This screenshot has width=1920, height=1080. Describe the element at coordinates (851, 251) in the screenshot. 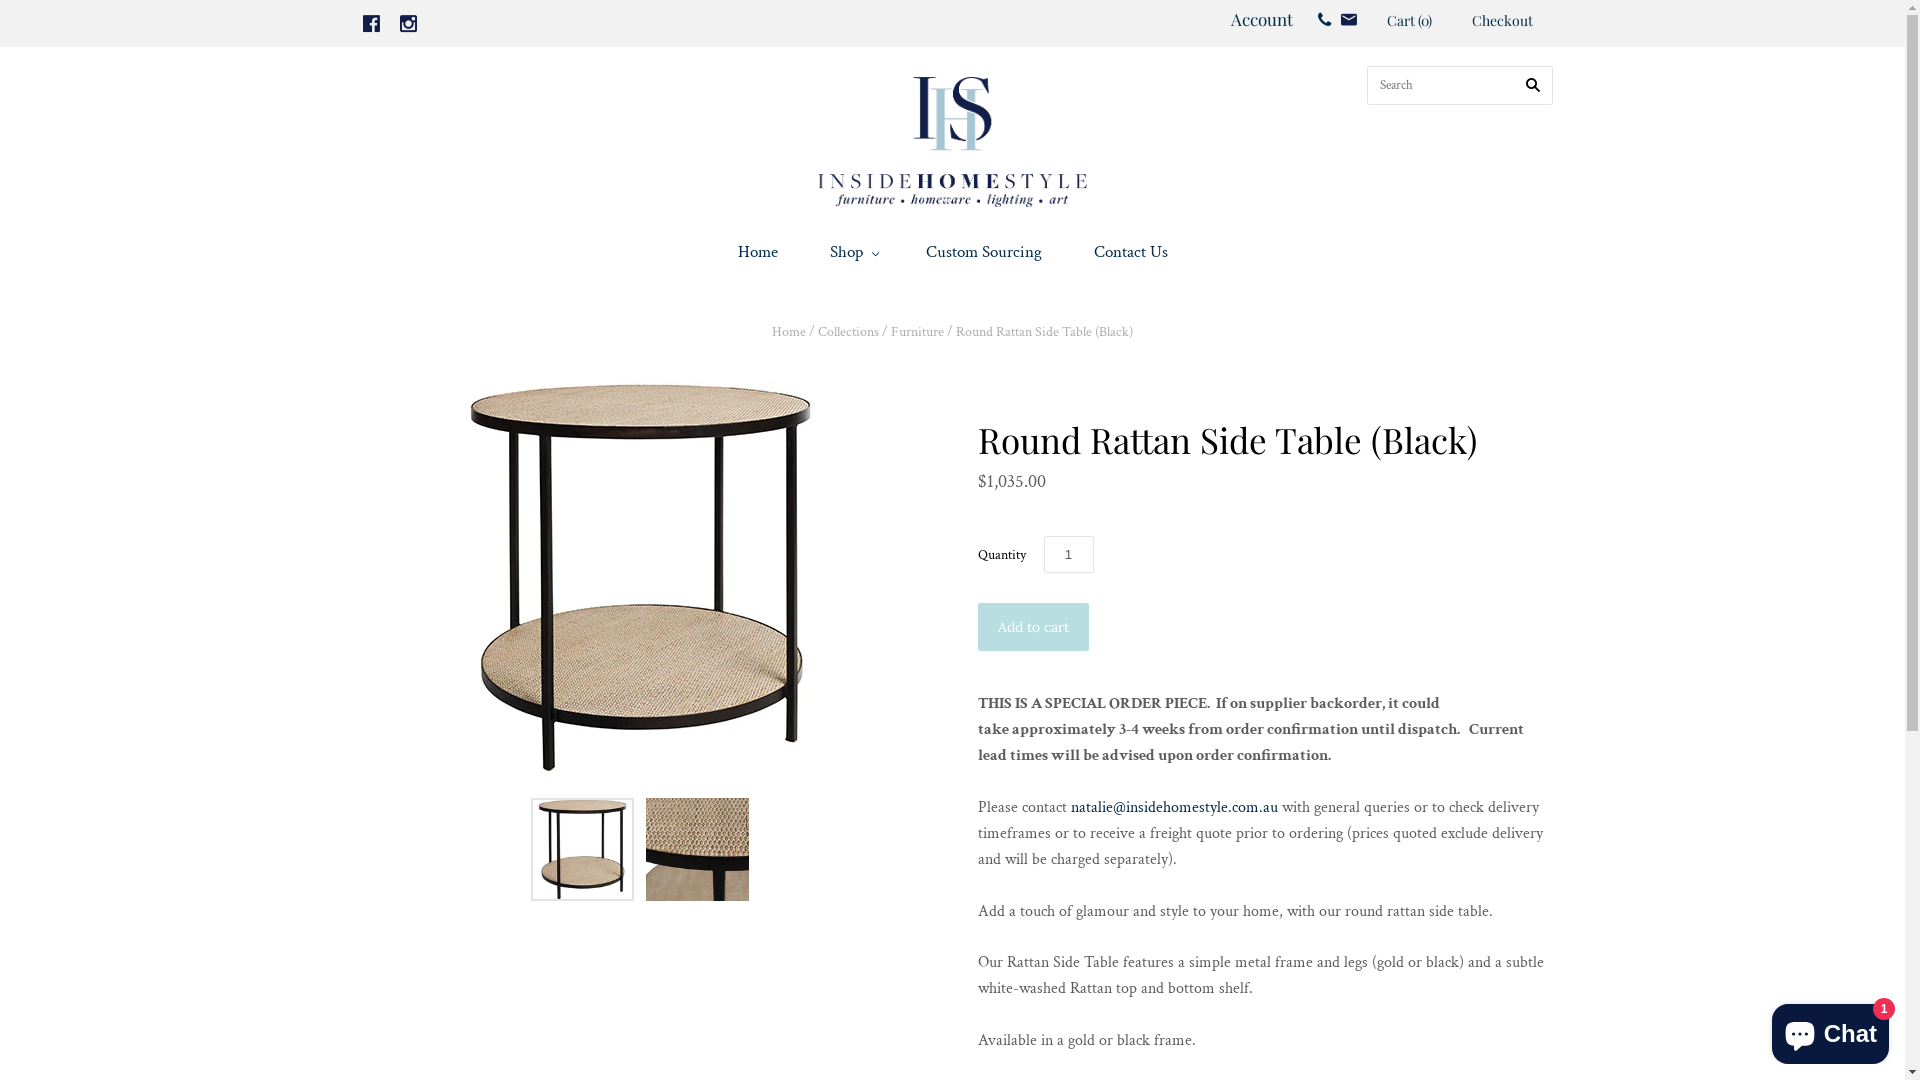

I see `'Shop'` at that location.